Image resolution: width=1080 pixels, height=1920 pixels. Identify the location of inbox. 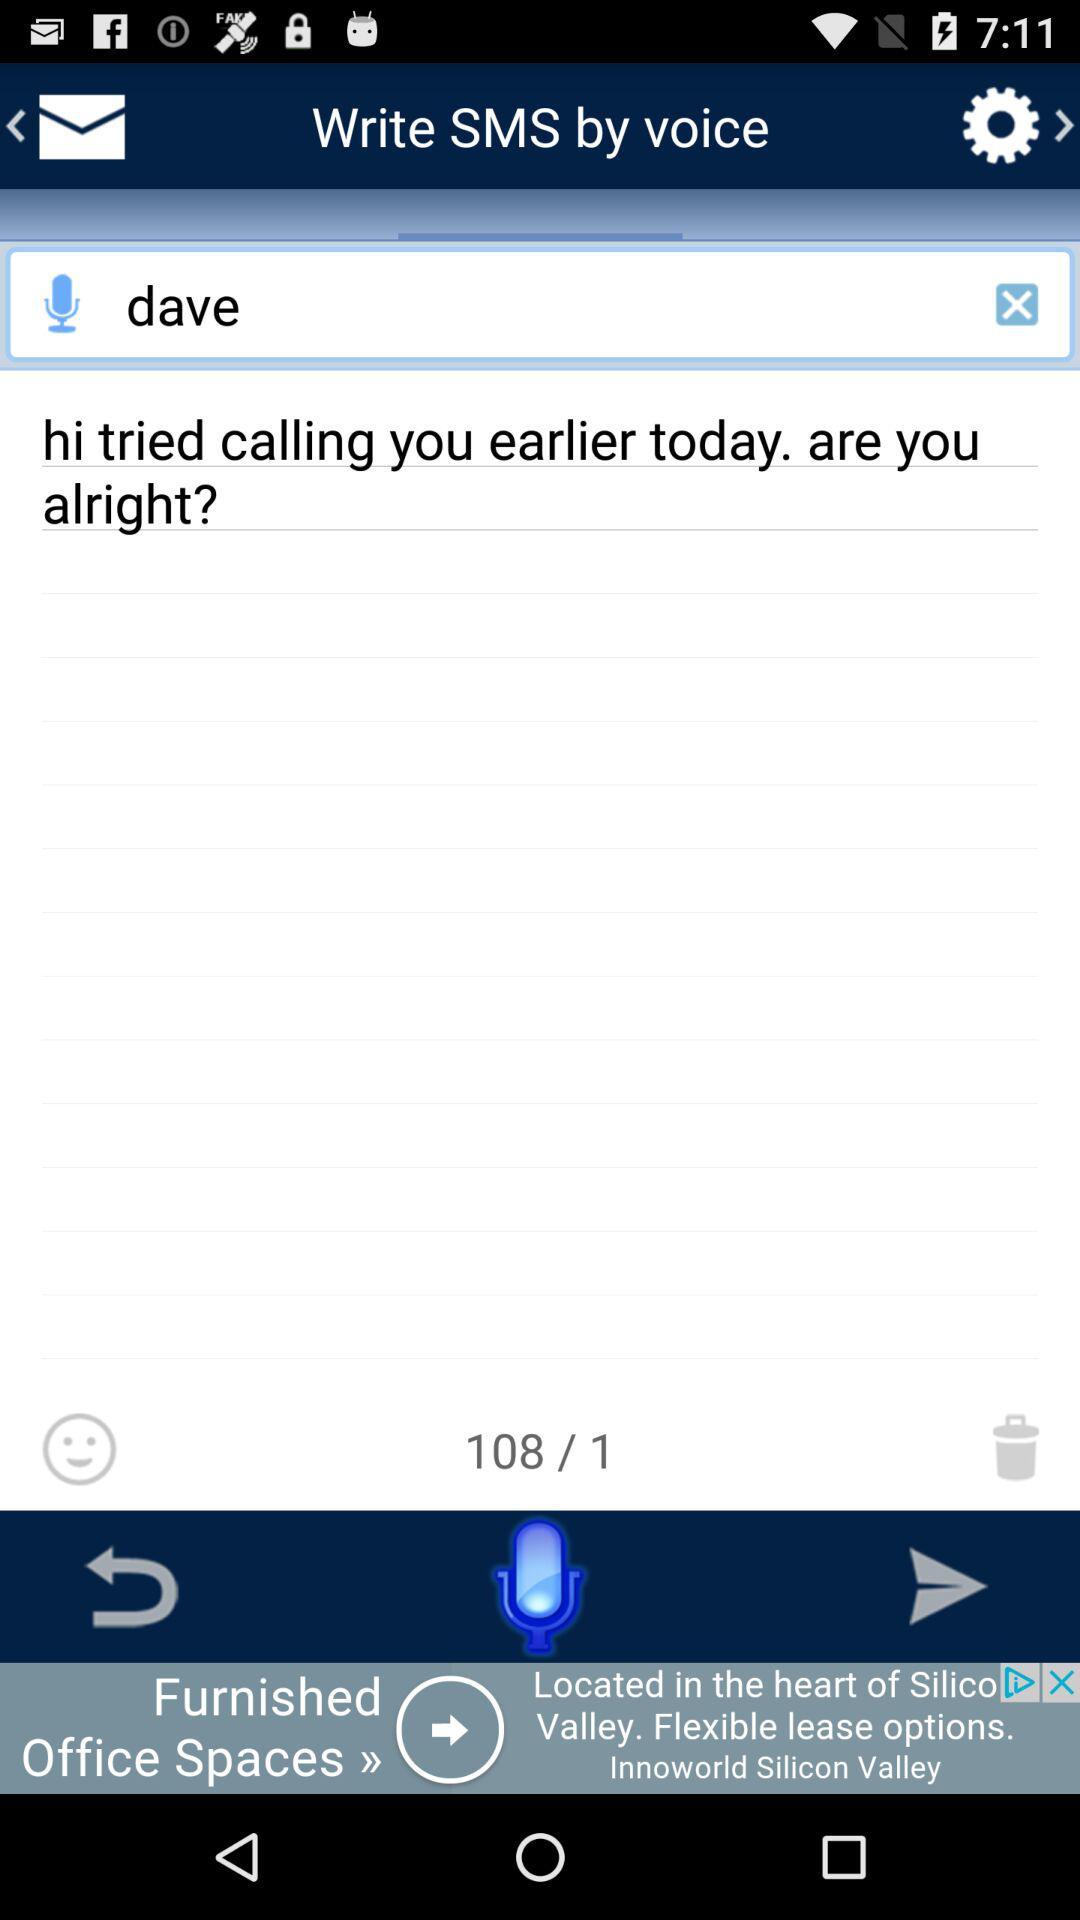
(77, 124).